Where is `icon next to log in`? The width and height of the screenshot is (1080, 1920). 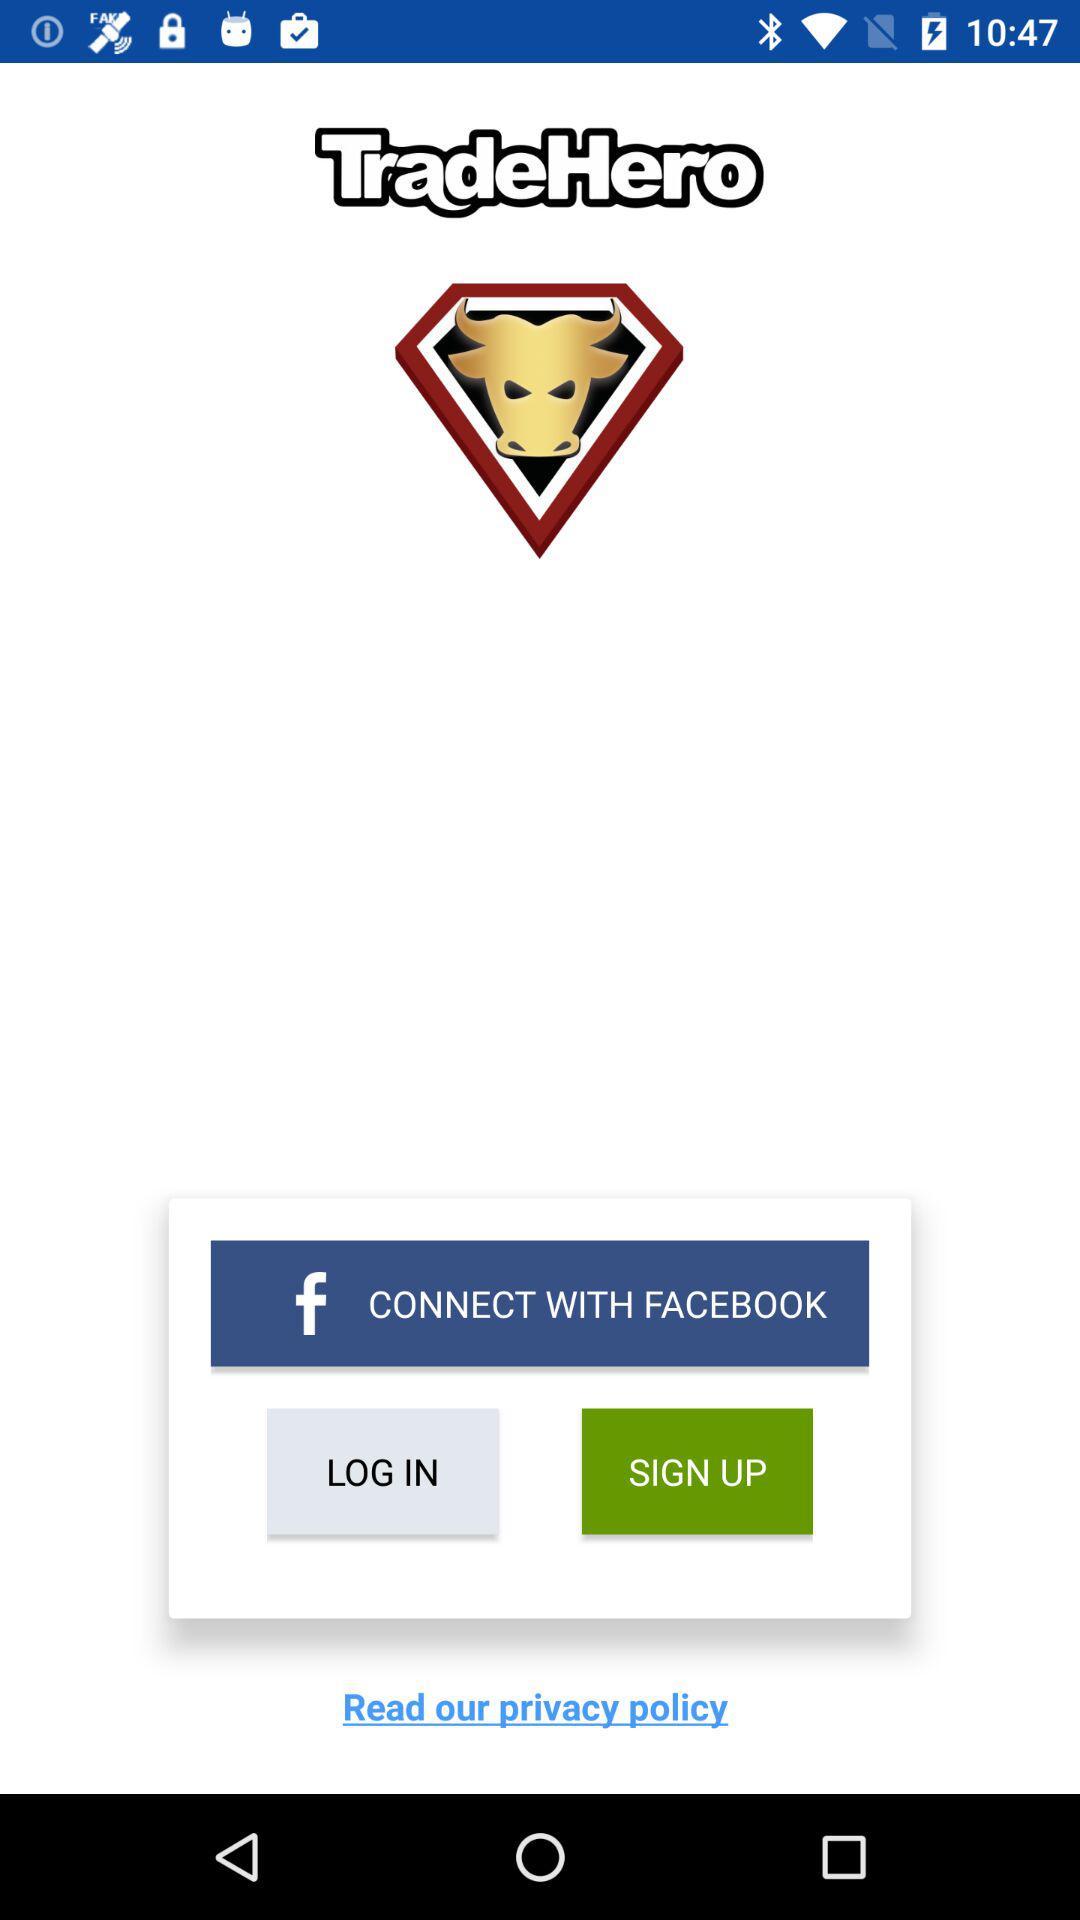
icon next to log in is located at coordinates (696, 1471).